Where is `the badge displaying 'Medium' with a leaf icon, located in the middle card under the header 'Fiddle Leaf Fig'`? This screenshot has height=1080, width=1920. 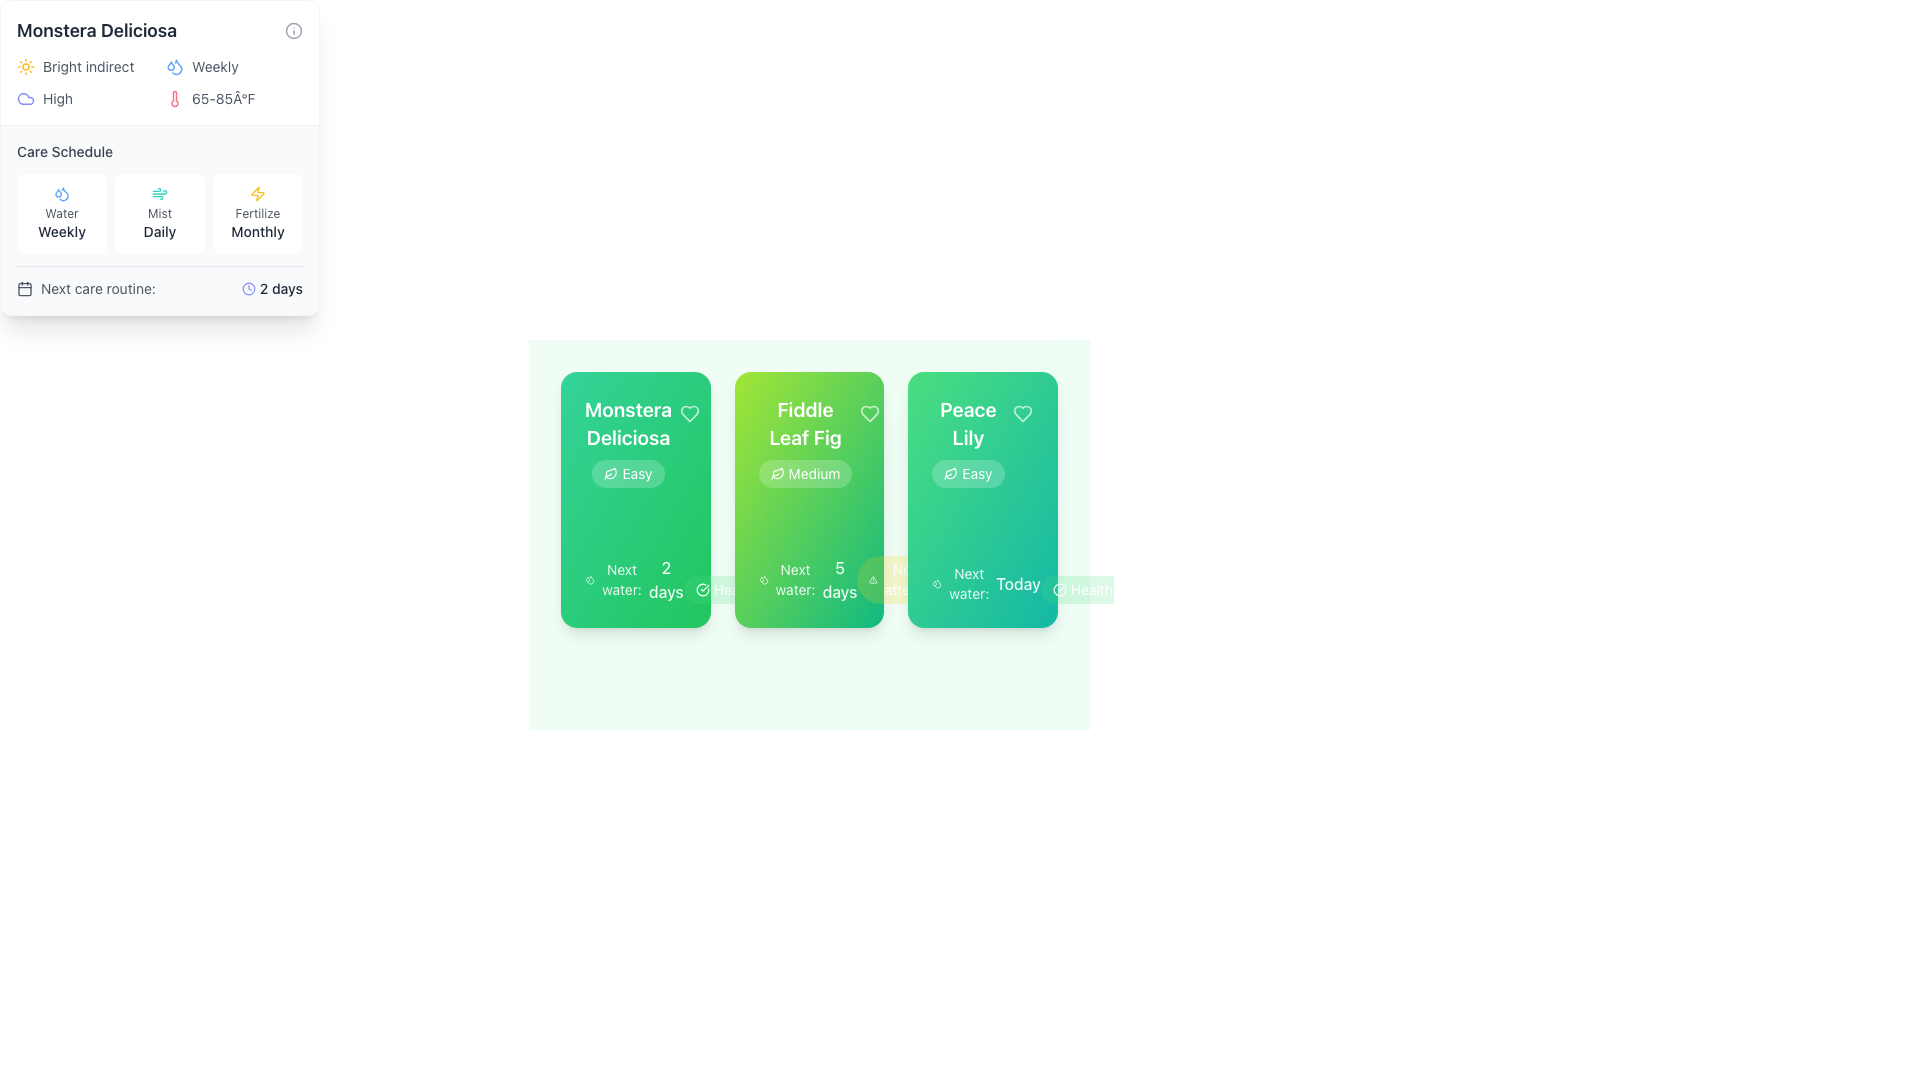
the badge displaying 'Medium' with a leaf icon, located in the middle card under the header 'Fiddle Leaf Fig' is located at coordinates (805, 474).